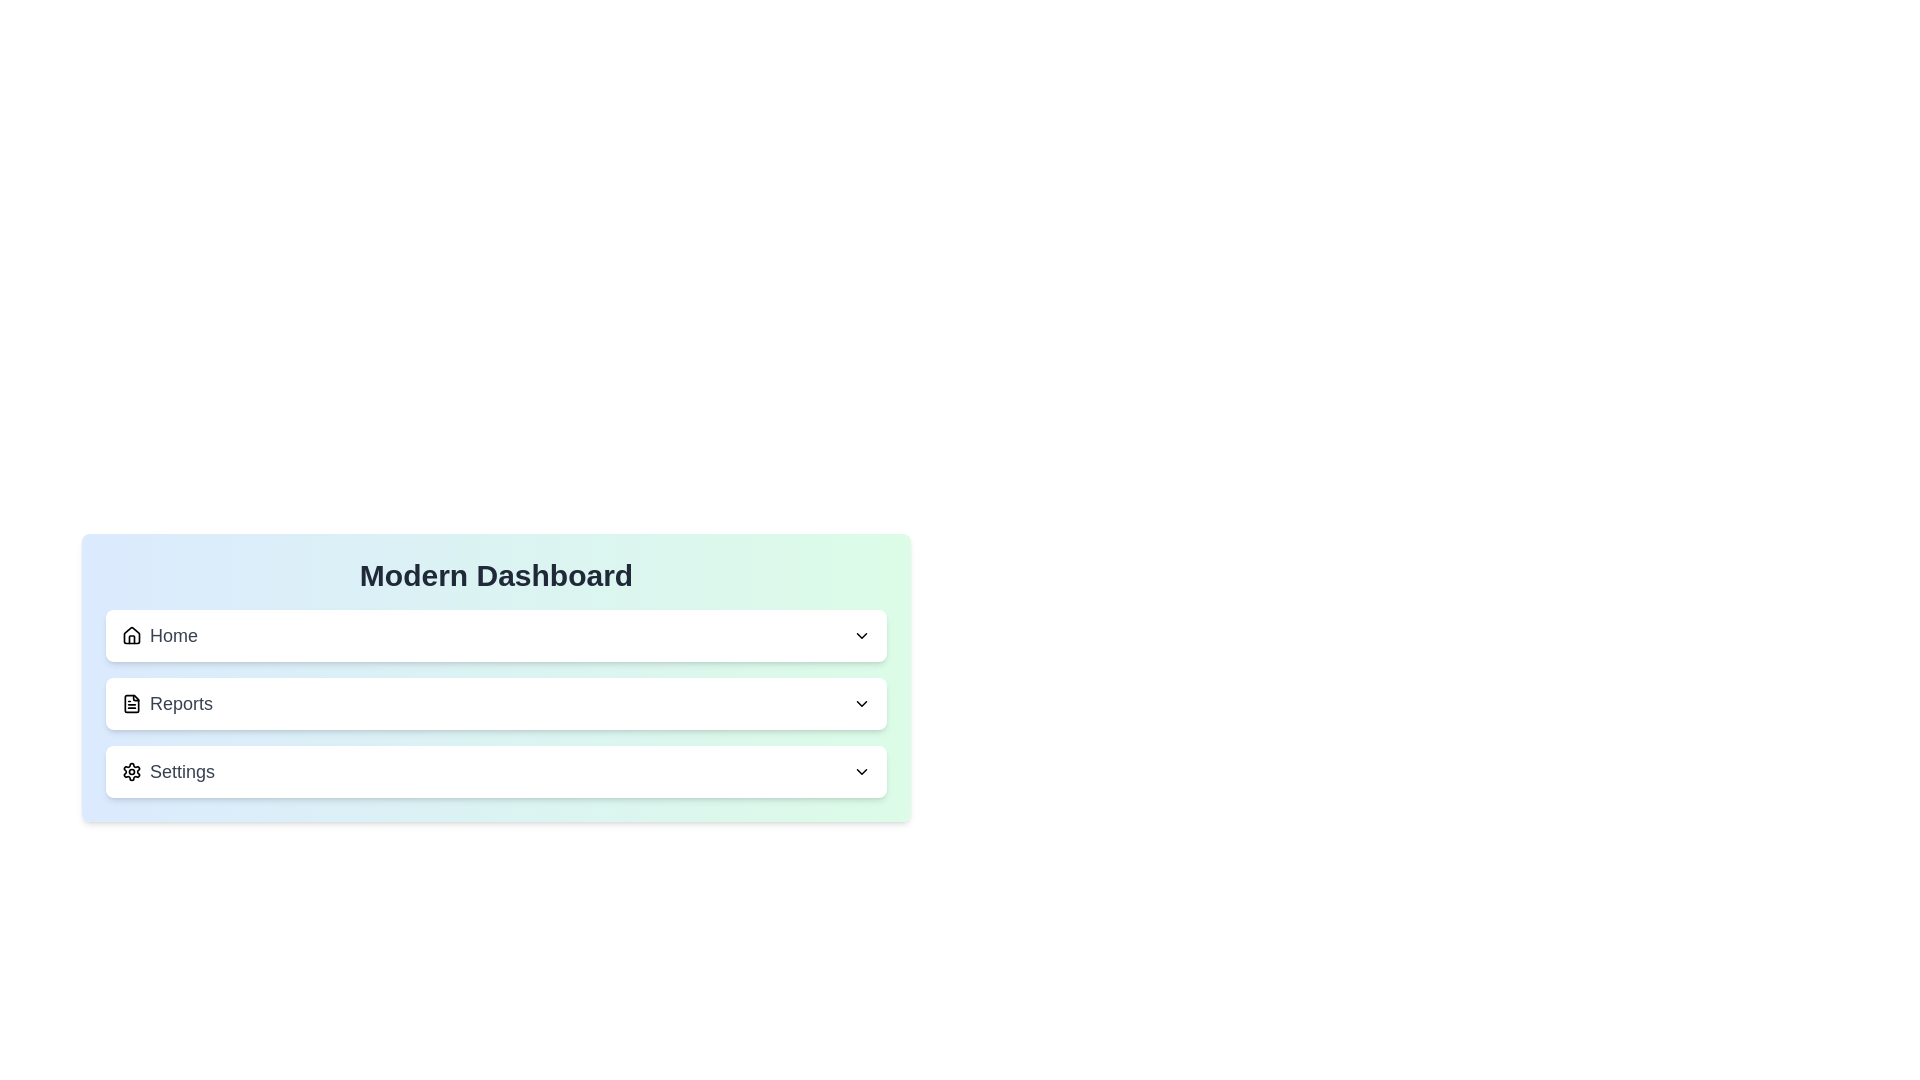 This screenshot has height=1080, width=1920. What do you see at coordinates (862, 636) in the screenshot?
I see `the dropdown menu toggle icon located at the far right of the 'Home' section in the vertical menu on the dashboard` at bounding box center [862, 636].